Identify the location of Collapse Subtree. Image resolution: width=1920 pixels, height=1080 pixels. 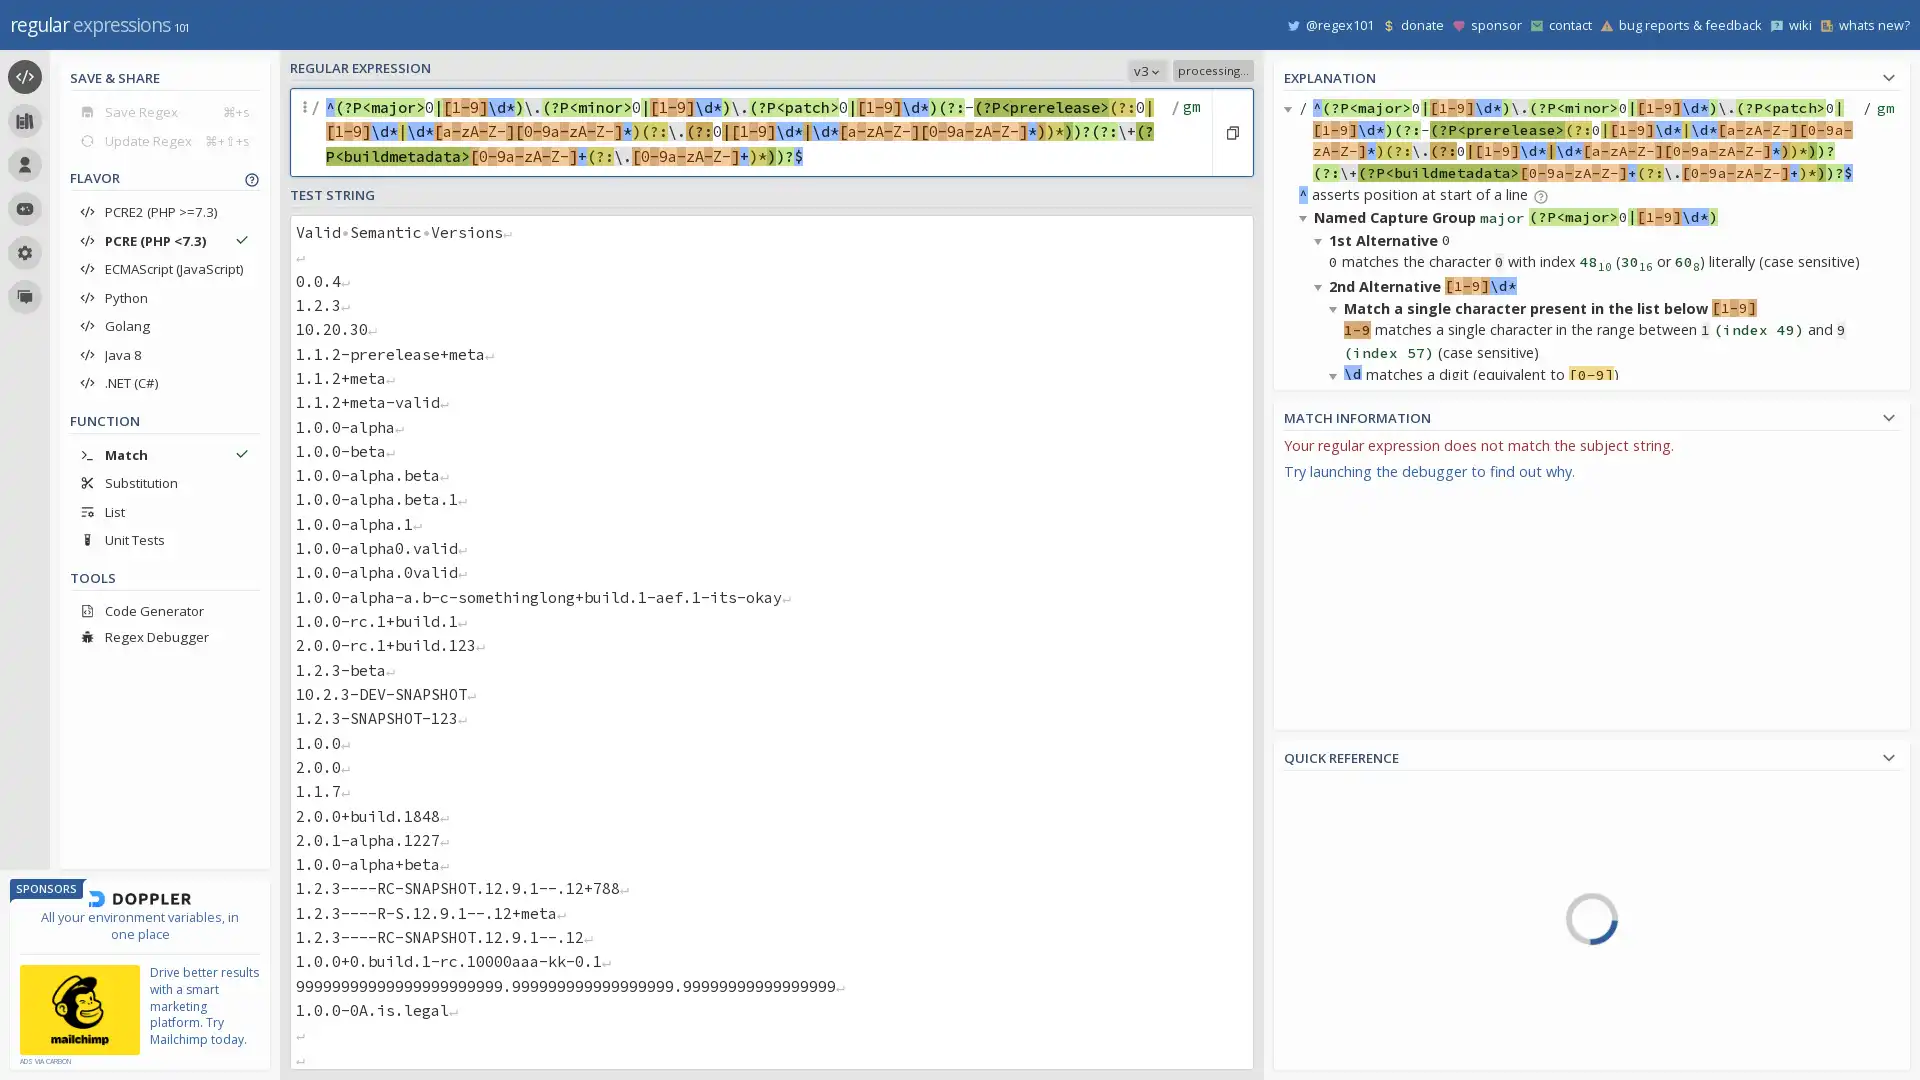
(1306, 941).